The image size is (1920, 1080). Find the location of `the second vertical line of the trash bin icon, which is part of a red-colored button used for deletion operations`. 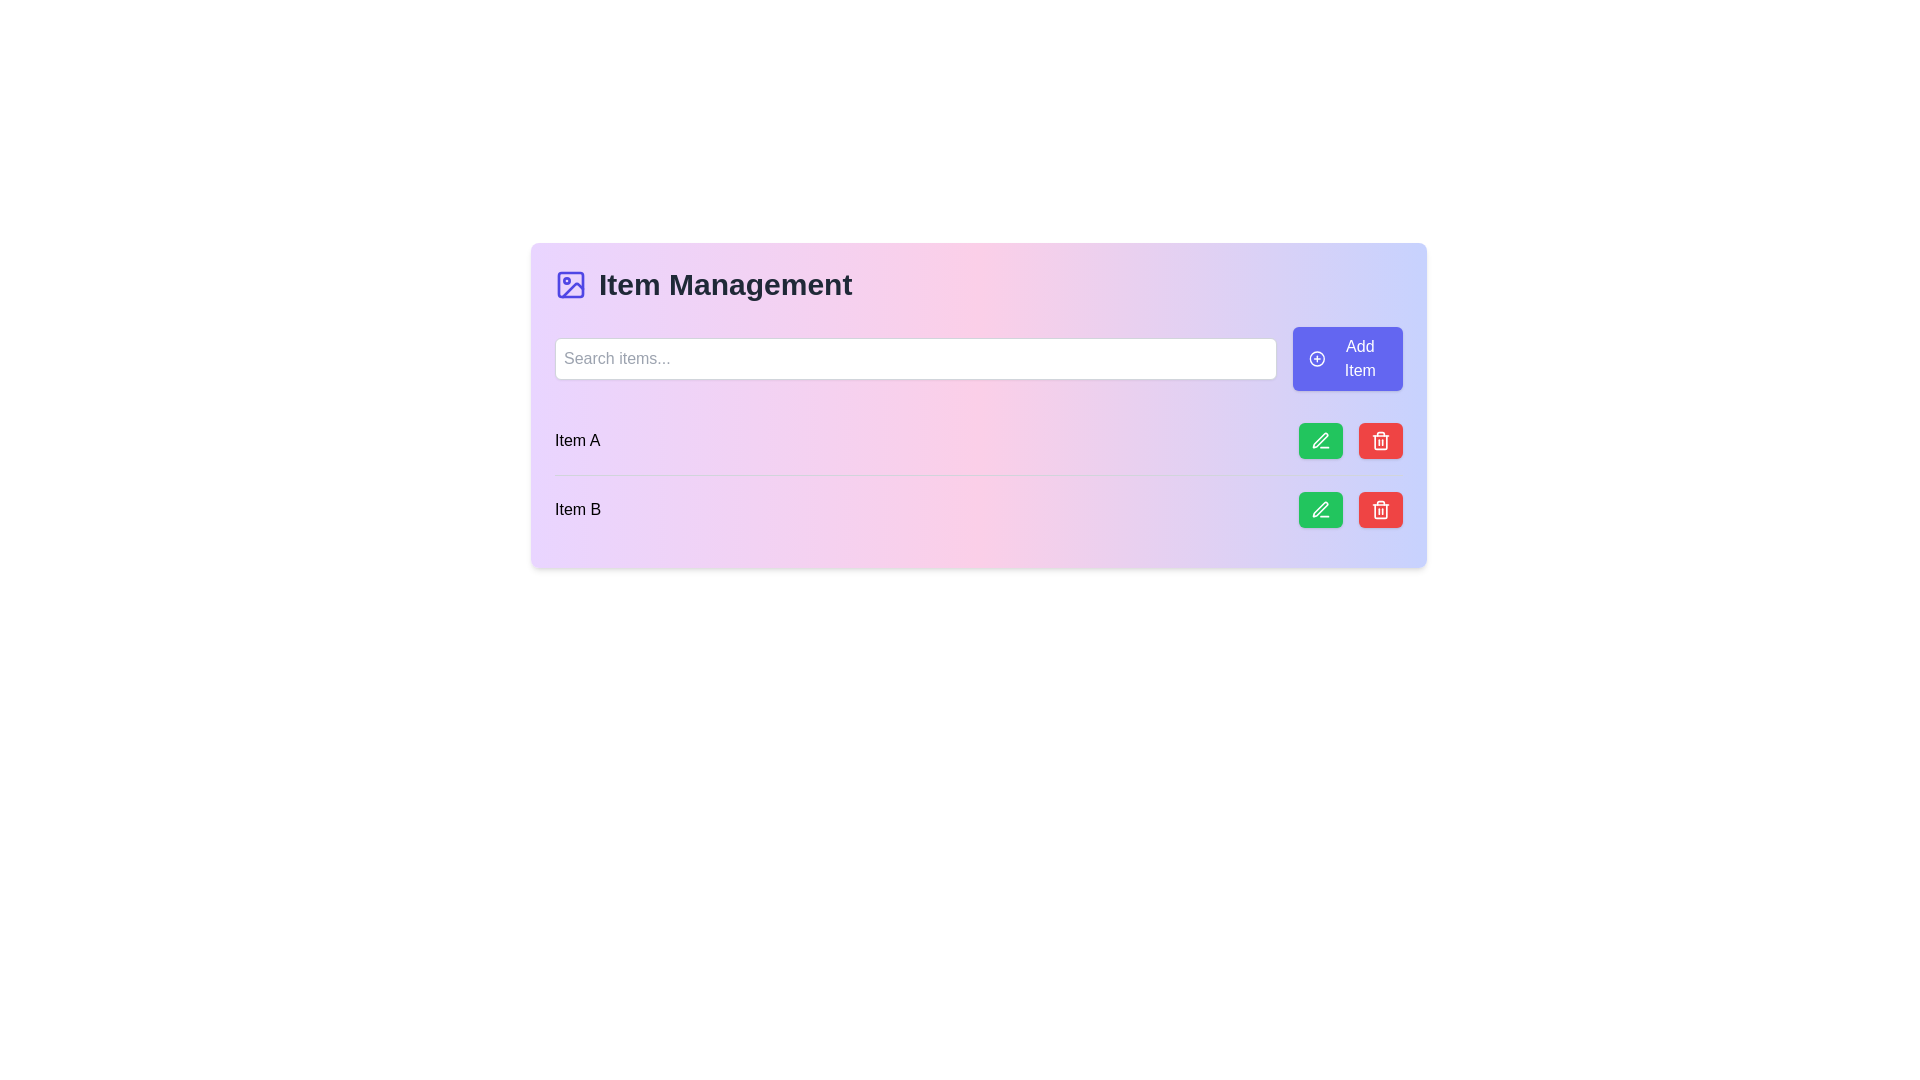

the second vertical line of the trash bin icon, which is part of a red-colored button used for deletion operations is located at coordinates (1380, 509).